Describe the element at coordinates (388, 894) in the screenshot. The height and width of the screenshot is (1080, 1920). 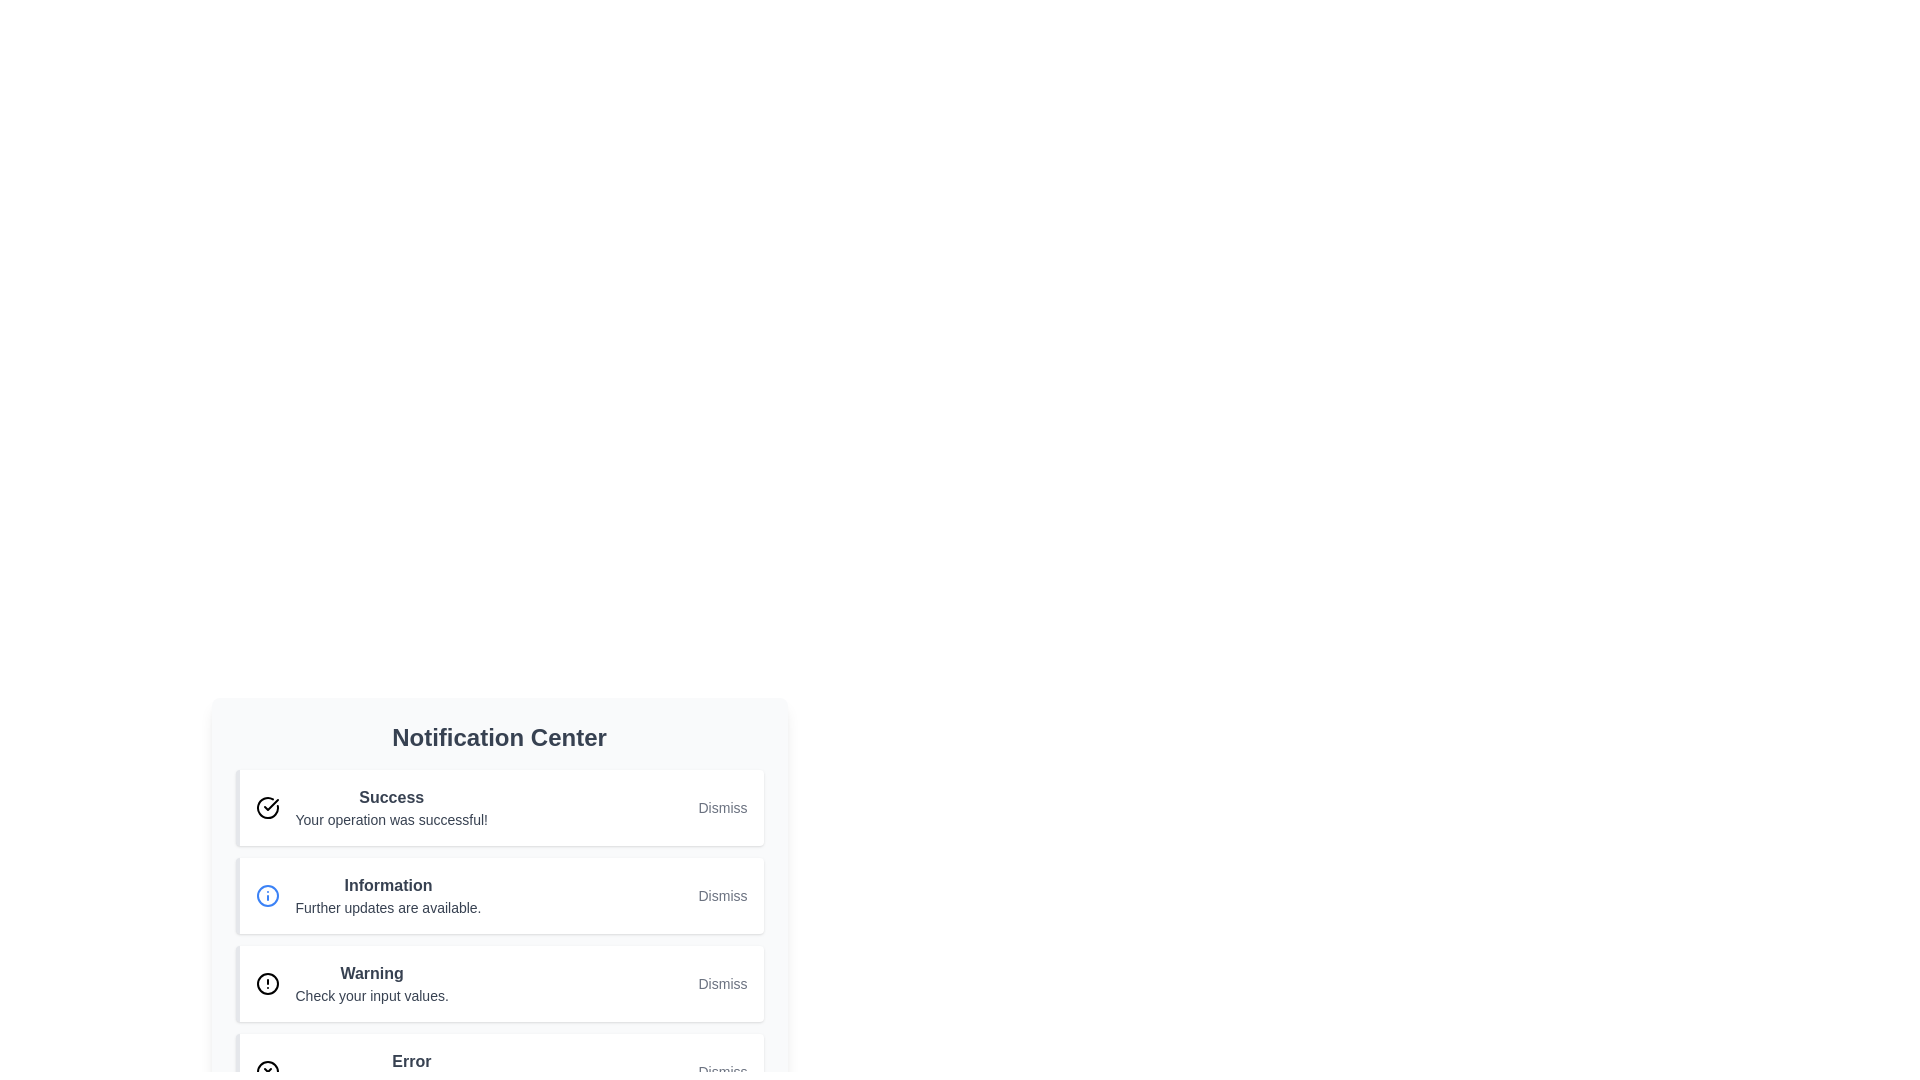
I see `information displayed in the text block that shows 'Information' and 'Further updates are available.' within the notification card` at that location.